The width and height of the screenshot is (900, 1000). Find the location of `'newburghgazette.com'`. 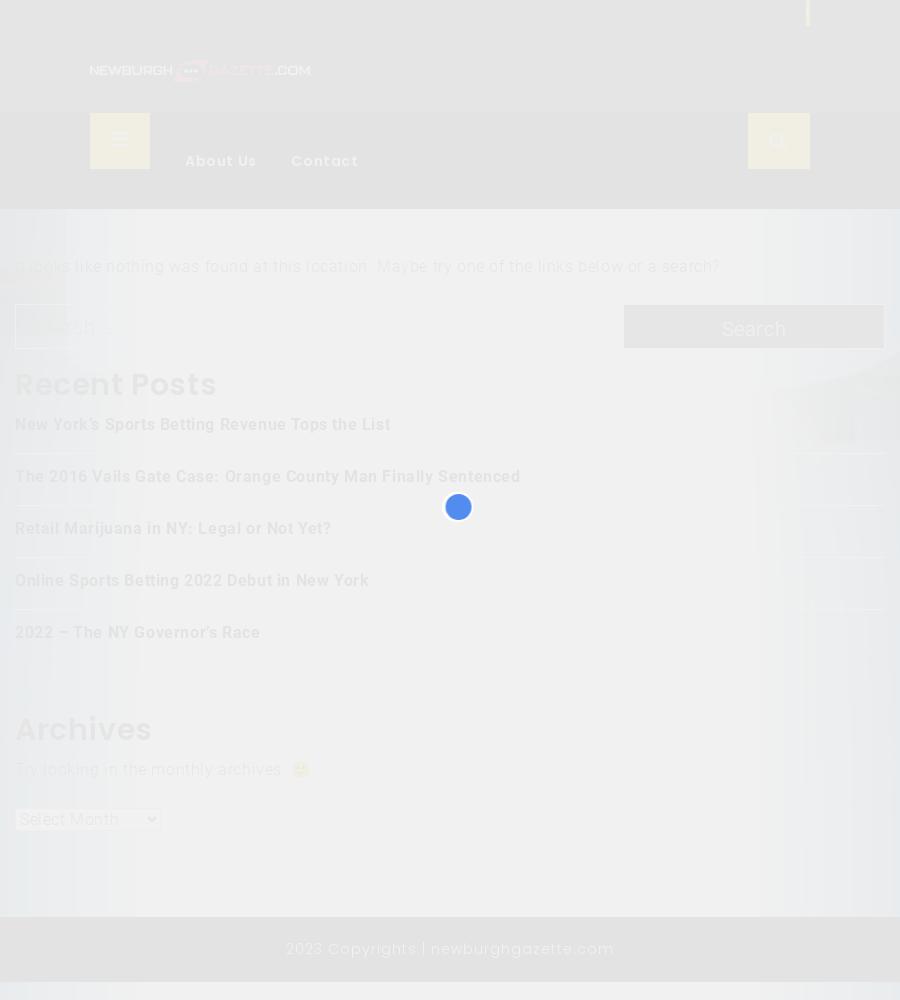

'newburghgazette.com' is located at coordinates (521, 948).